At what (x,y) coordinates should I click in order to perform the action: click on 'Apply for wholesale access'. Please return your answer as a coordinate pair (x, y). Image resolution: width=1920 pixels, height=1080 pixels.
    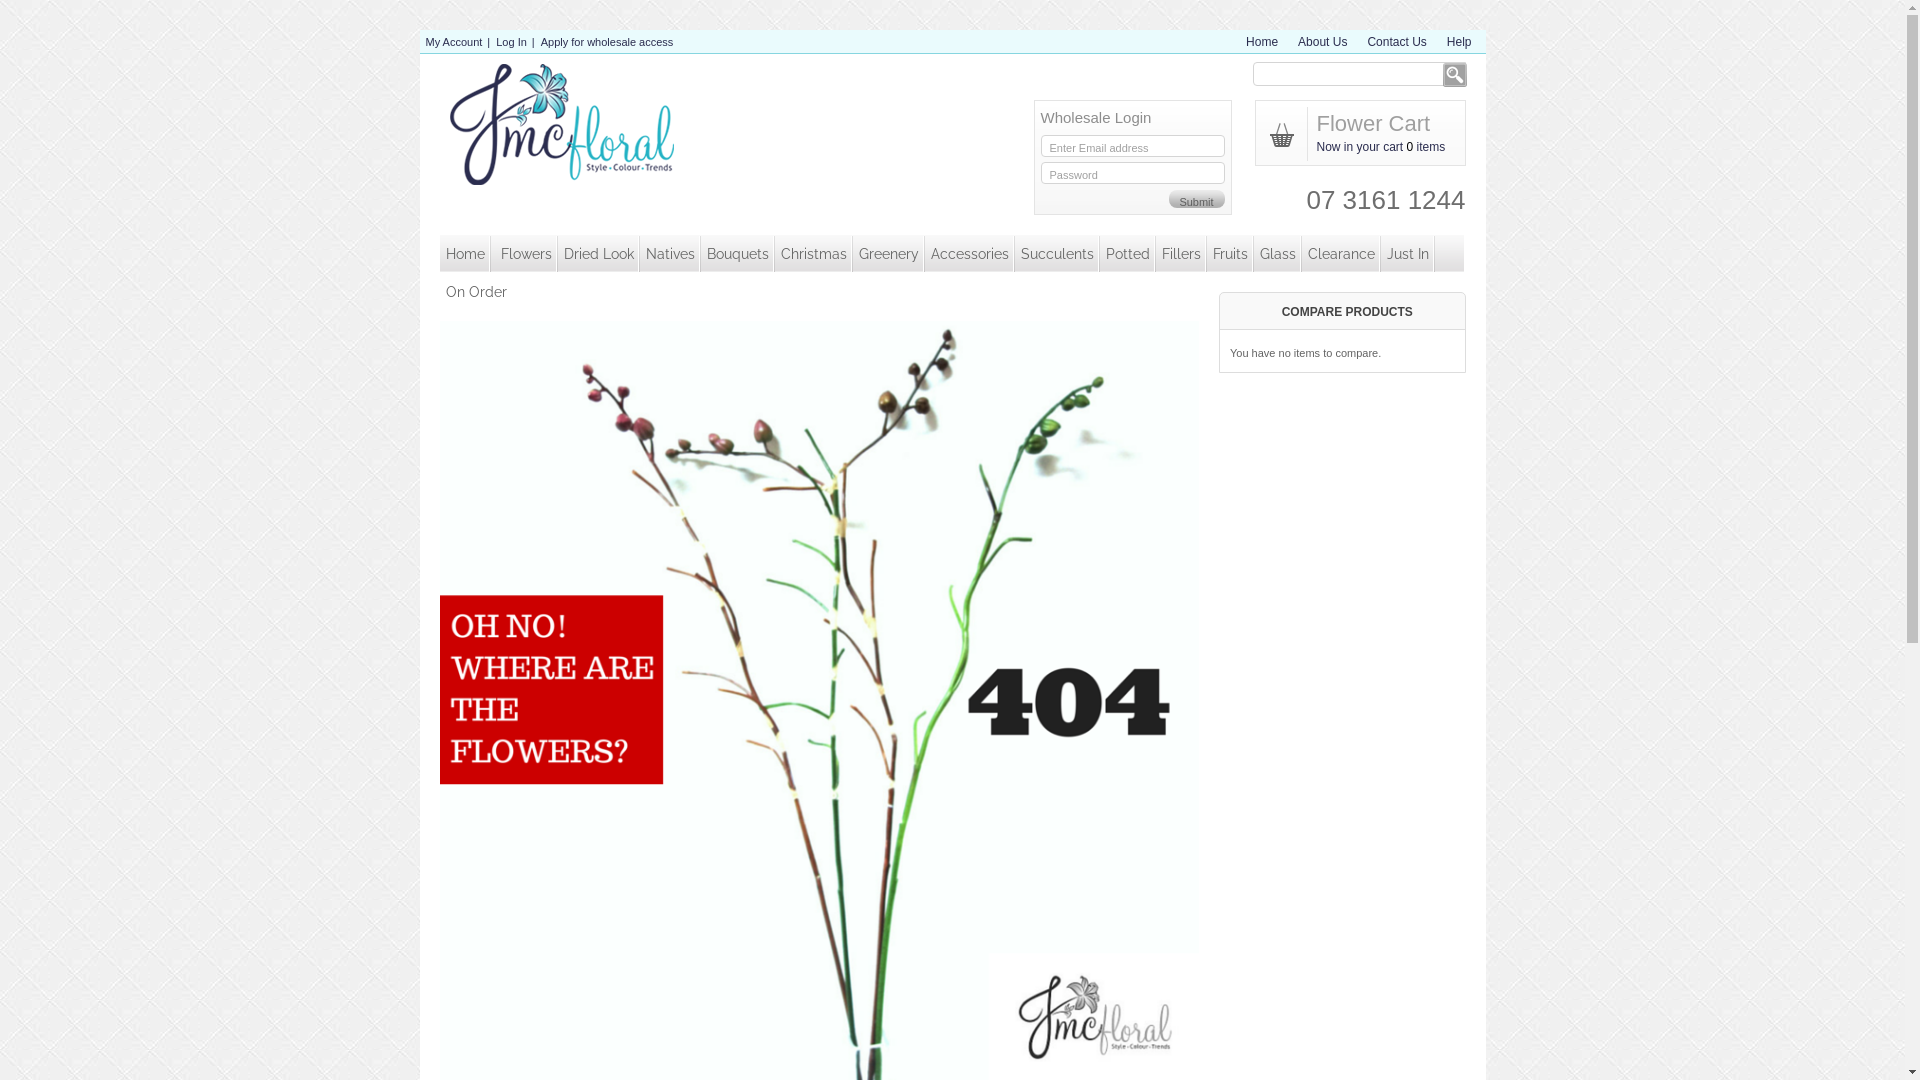
    Looking at the image, I should click on (605, 42).